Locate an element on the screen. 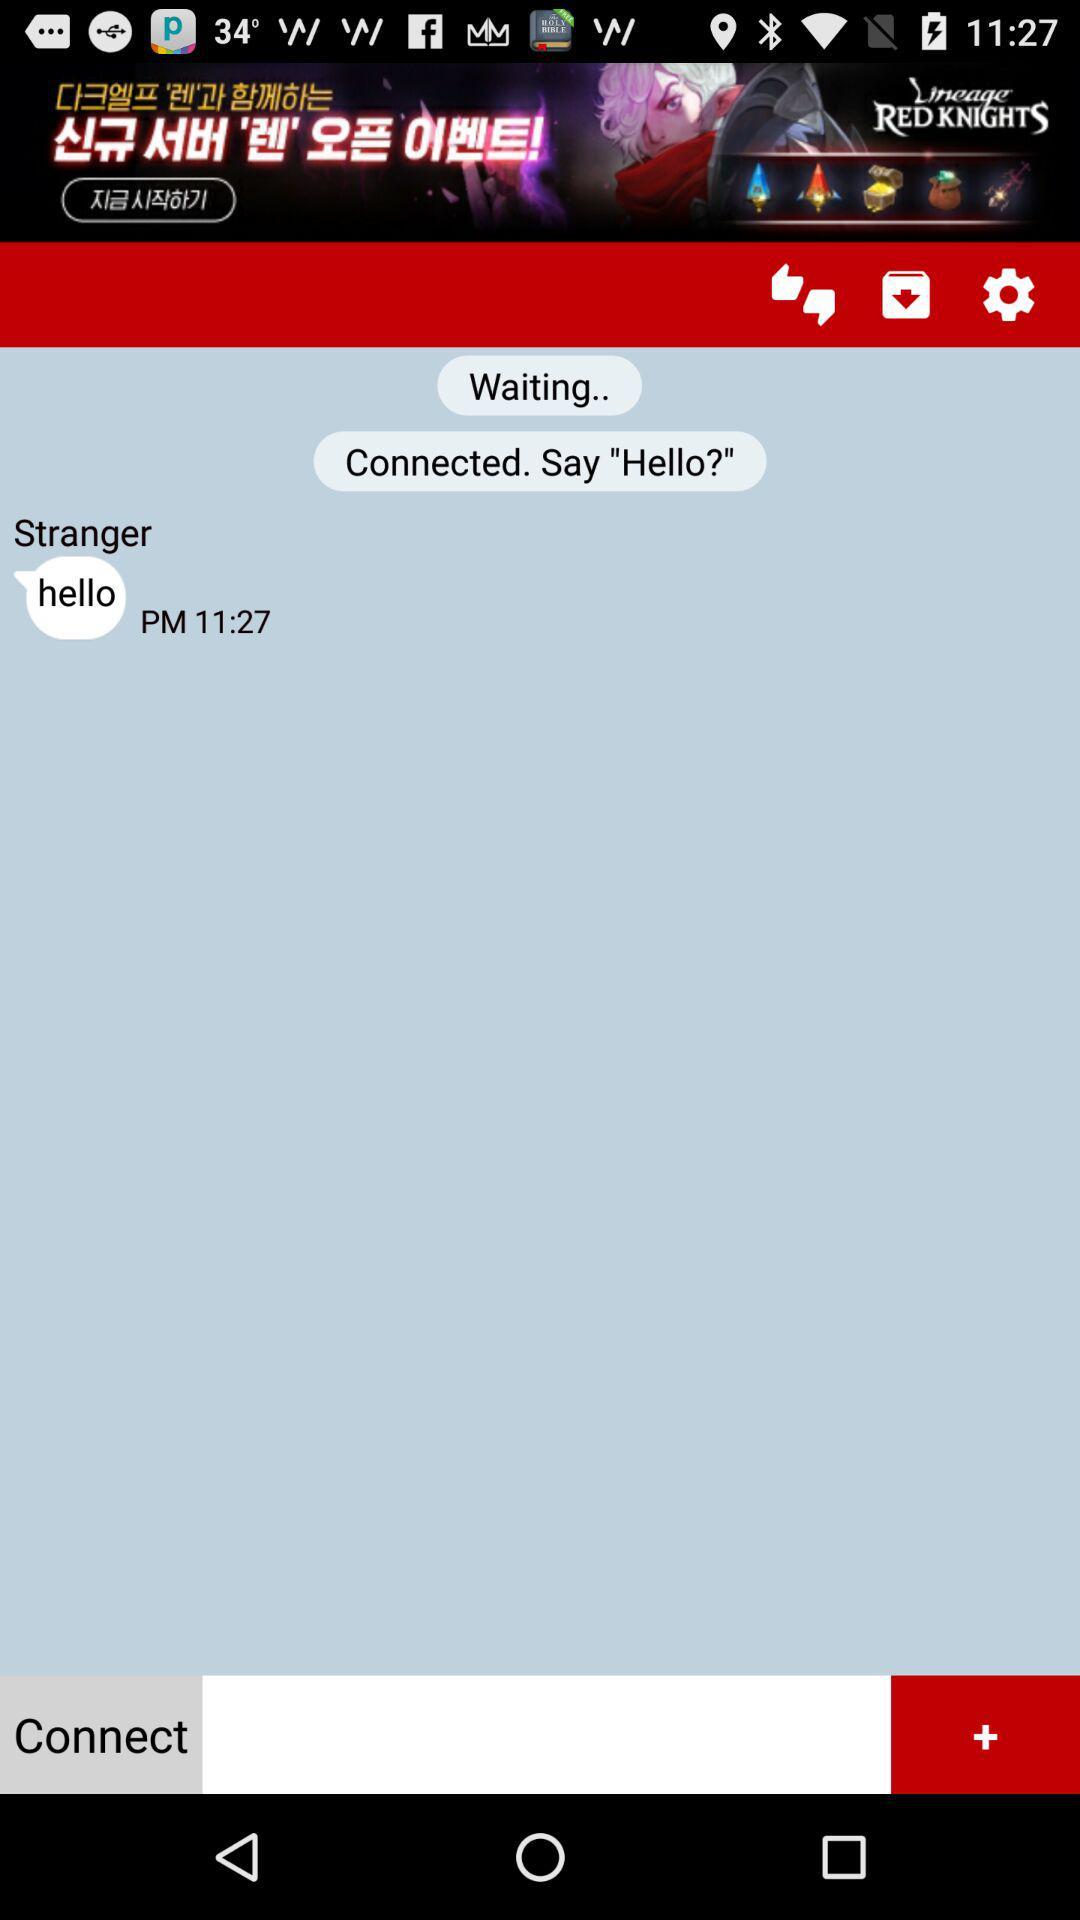  the settings icon is located at coordinates (1008, 314).